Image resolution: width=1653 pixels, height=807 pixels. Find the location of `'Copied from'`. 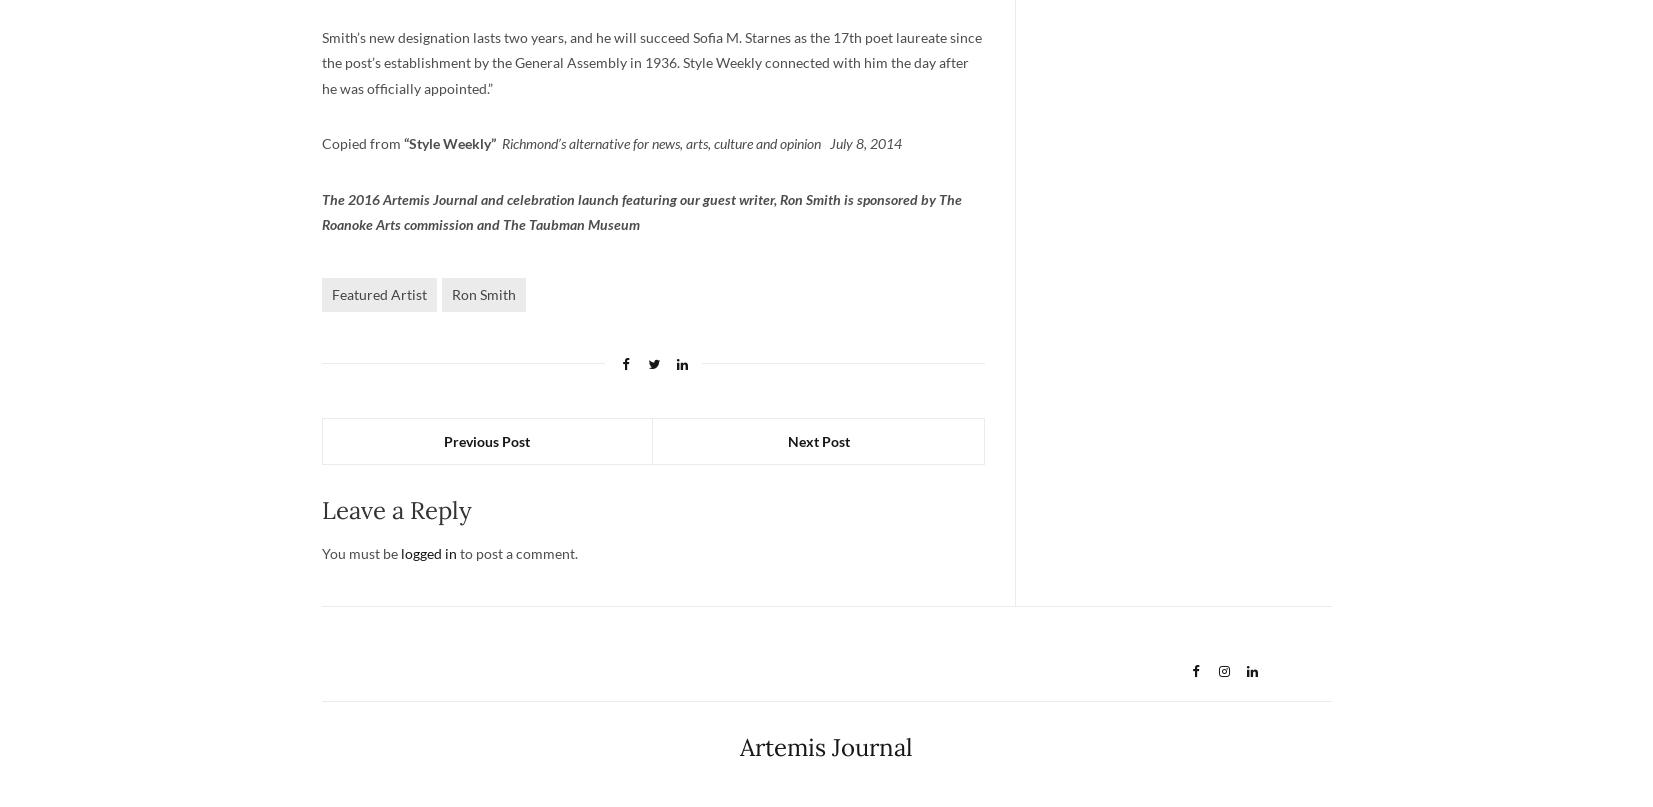

'Copied from' is located at coordinates (320, 142).